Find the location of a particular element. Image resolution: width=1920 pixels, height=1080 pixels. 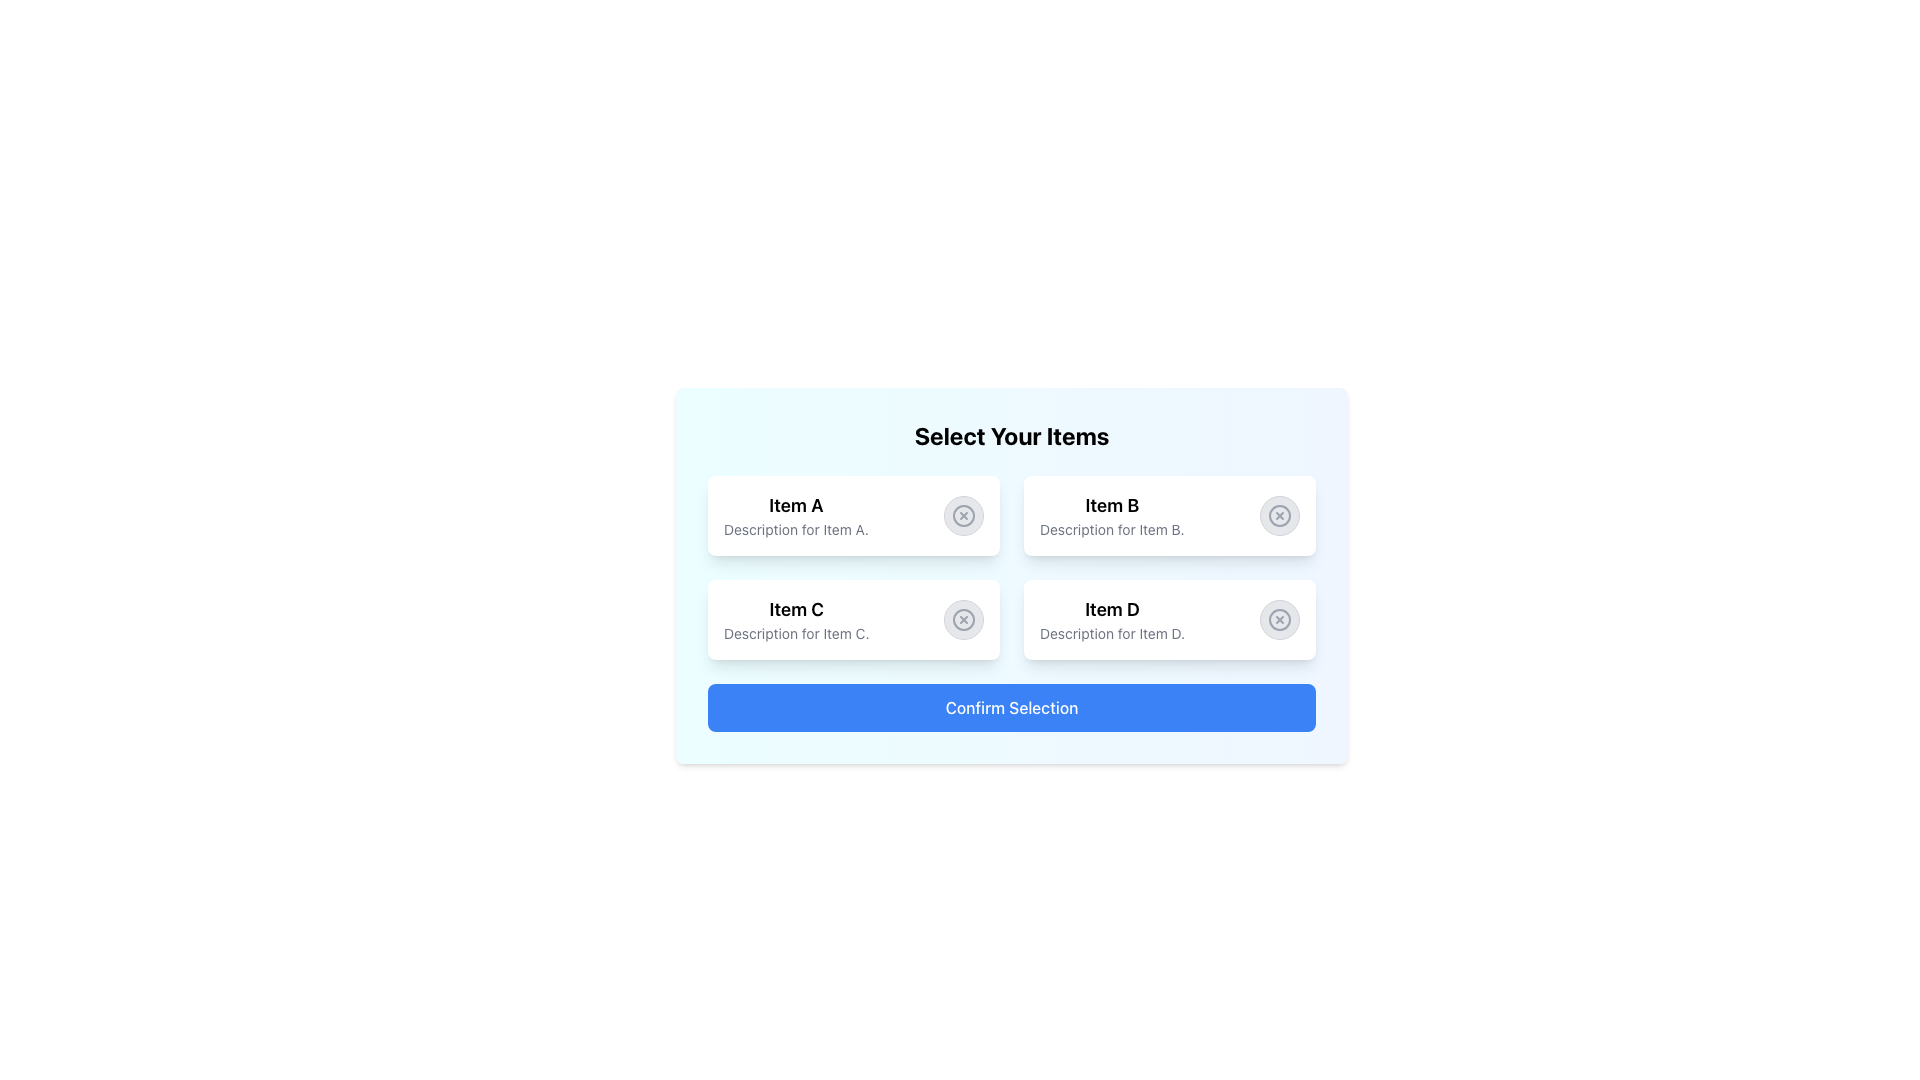

the card displaying 'Item A' located at the top left of the grid for further actions is located at coordinates (795, 515).